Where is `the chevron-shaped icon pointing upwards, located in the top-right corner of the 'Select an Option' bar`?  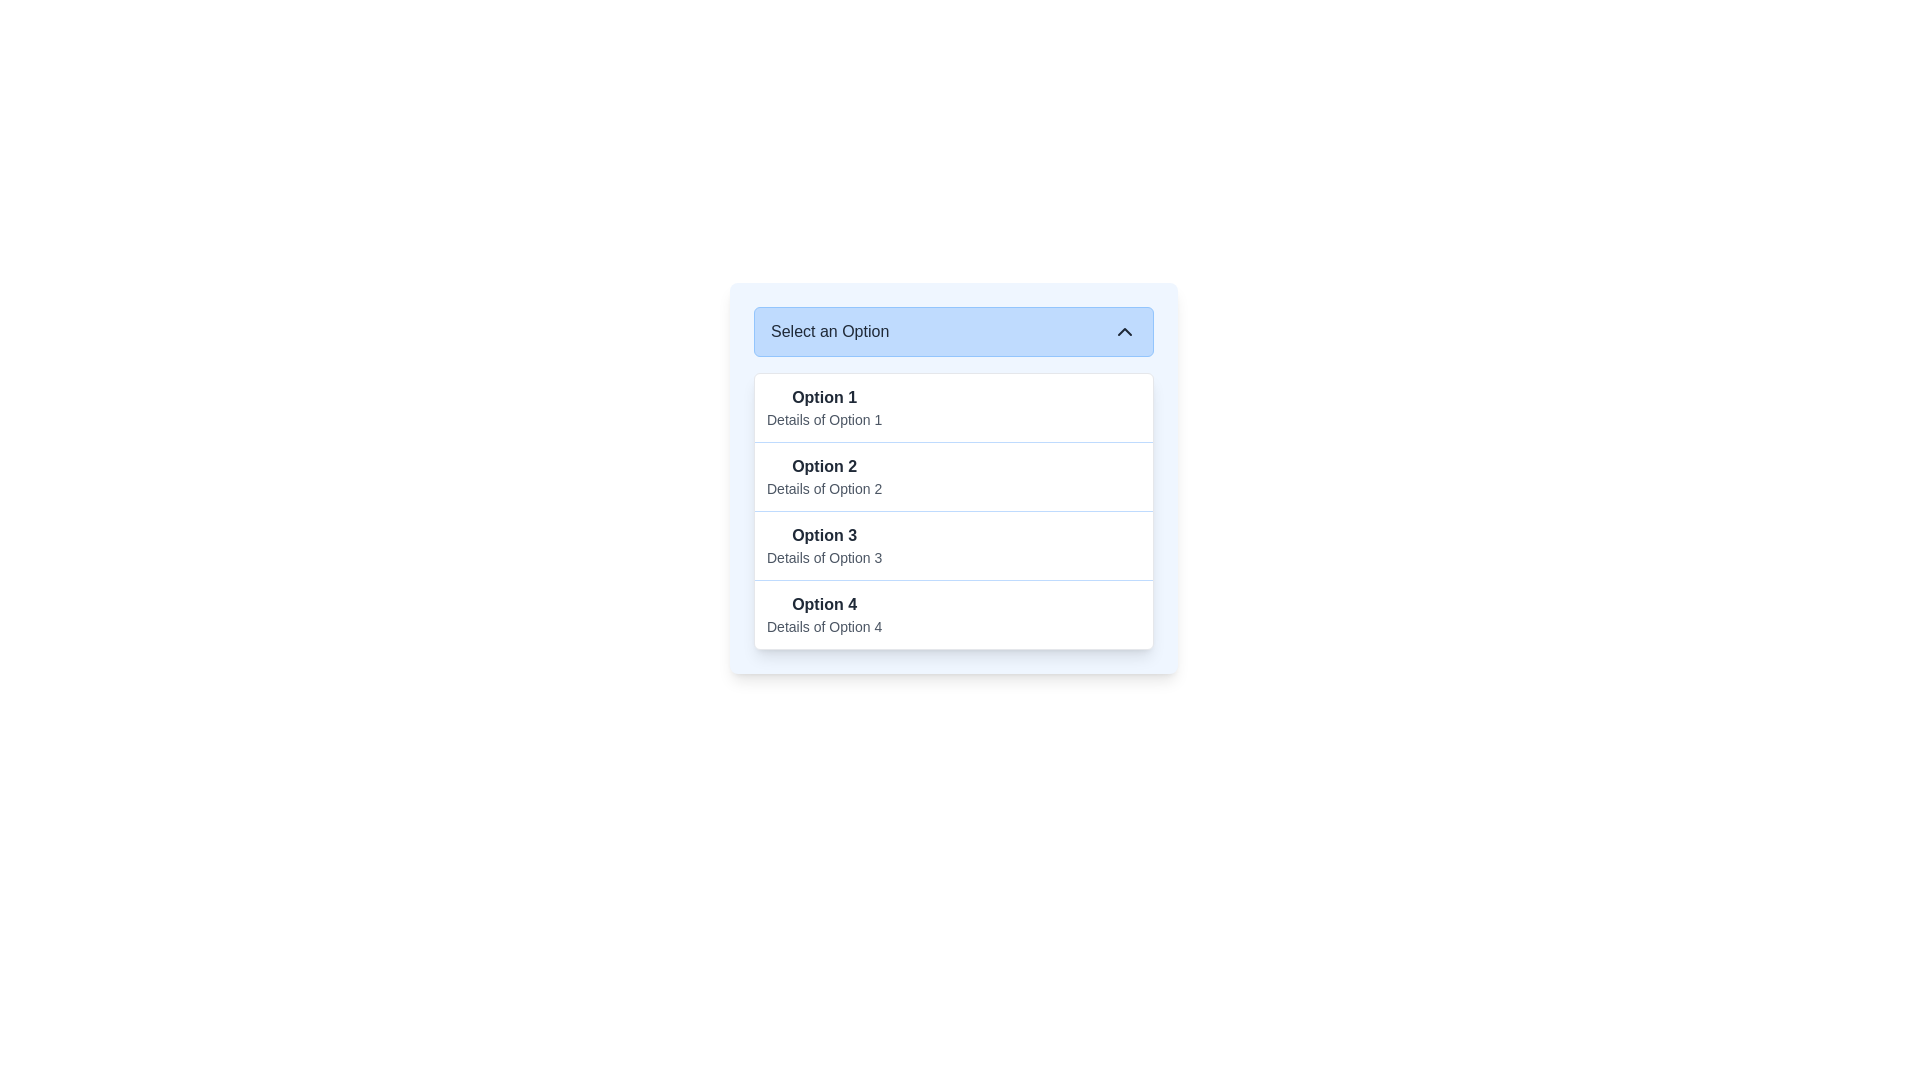 the chevron-shaped icon pointing upwards, located in the top-right corner of the 'Select an Option' bar is located at coordinates (1124, 330).